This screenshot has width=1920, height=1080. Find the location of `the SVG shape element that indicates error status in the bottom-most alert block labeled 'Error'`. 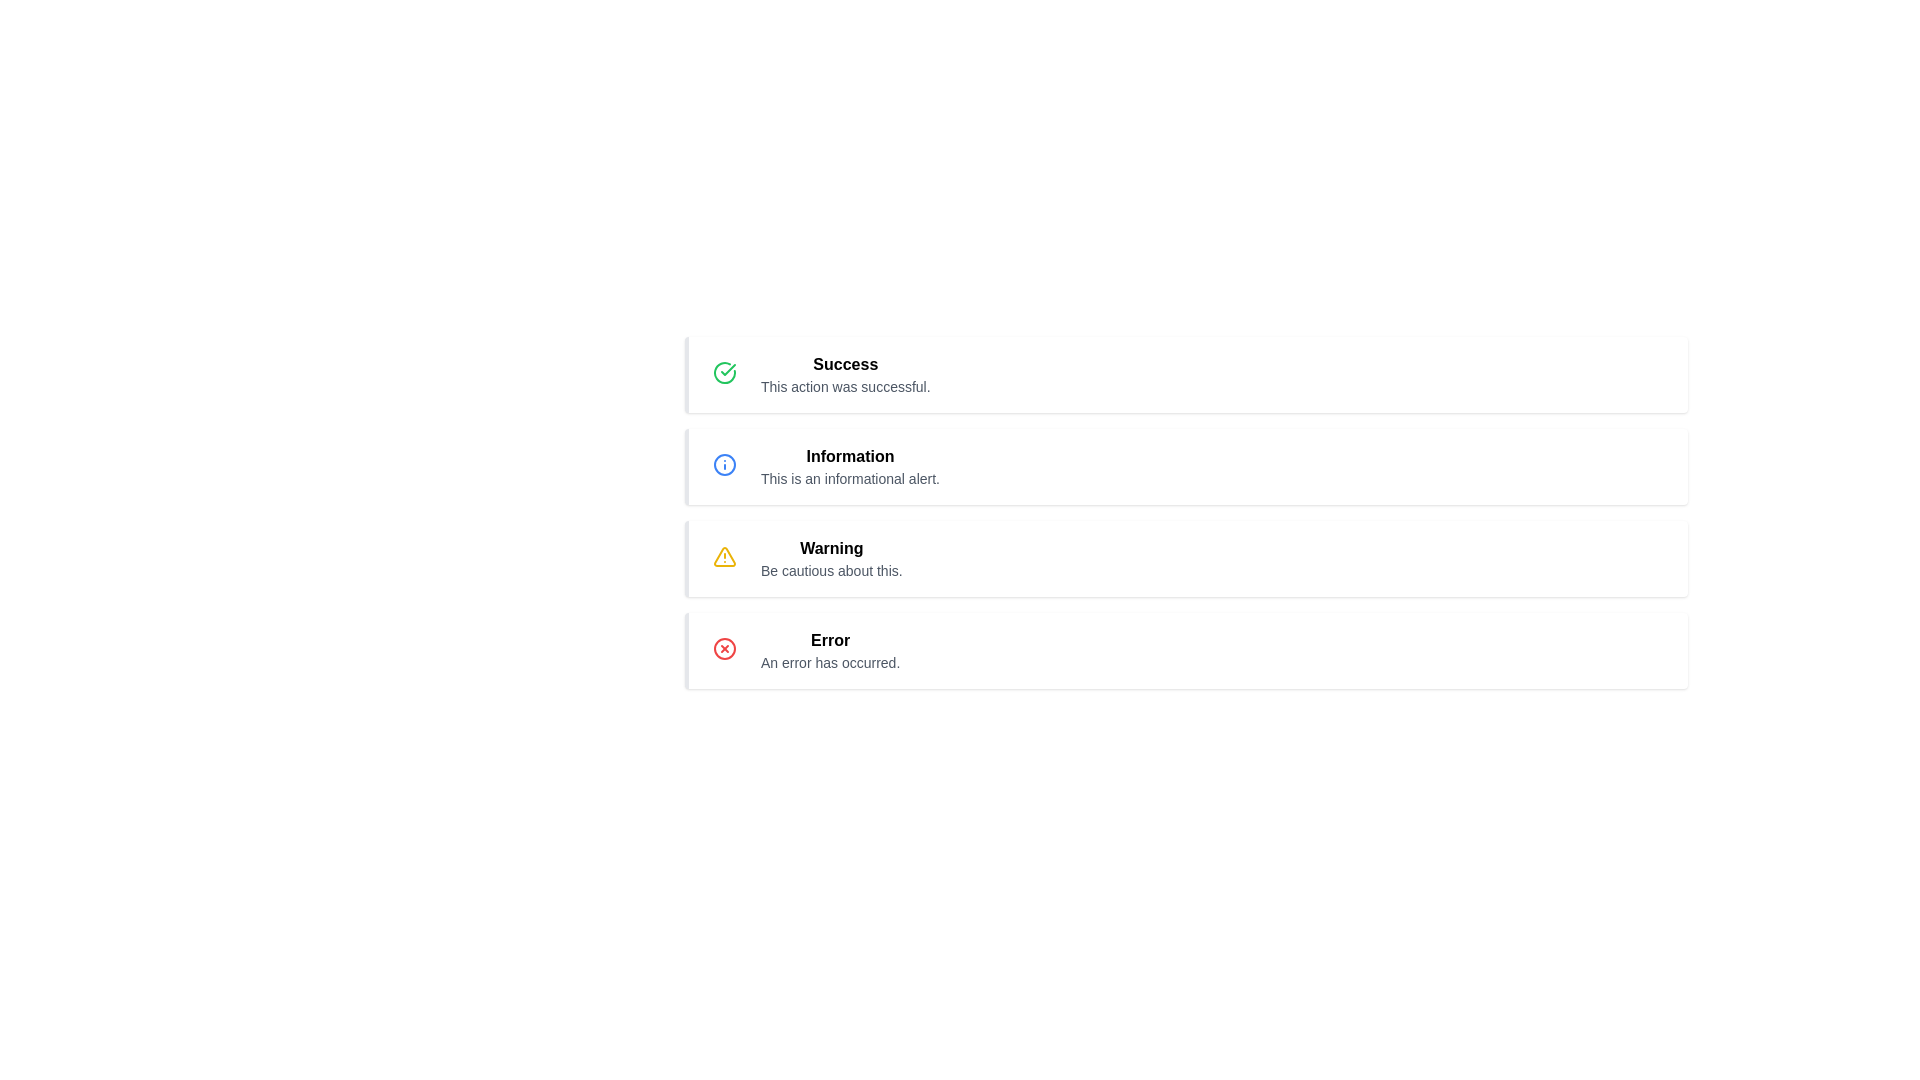

the SVG shape element that indicates error status in the bottom-most alert block labeled 'Error' is located at coordinates (723, 648).